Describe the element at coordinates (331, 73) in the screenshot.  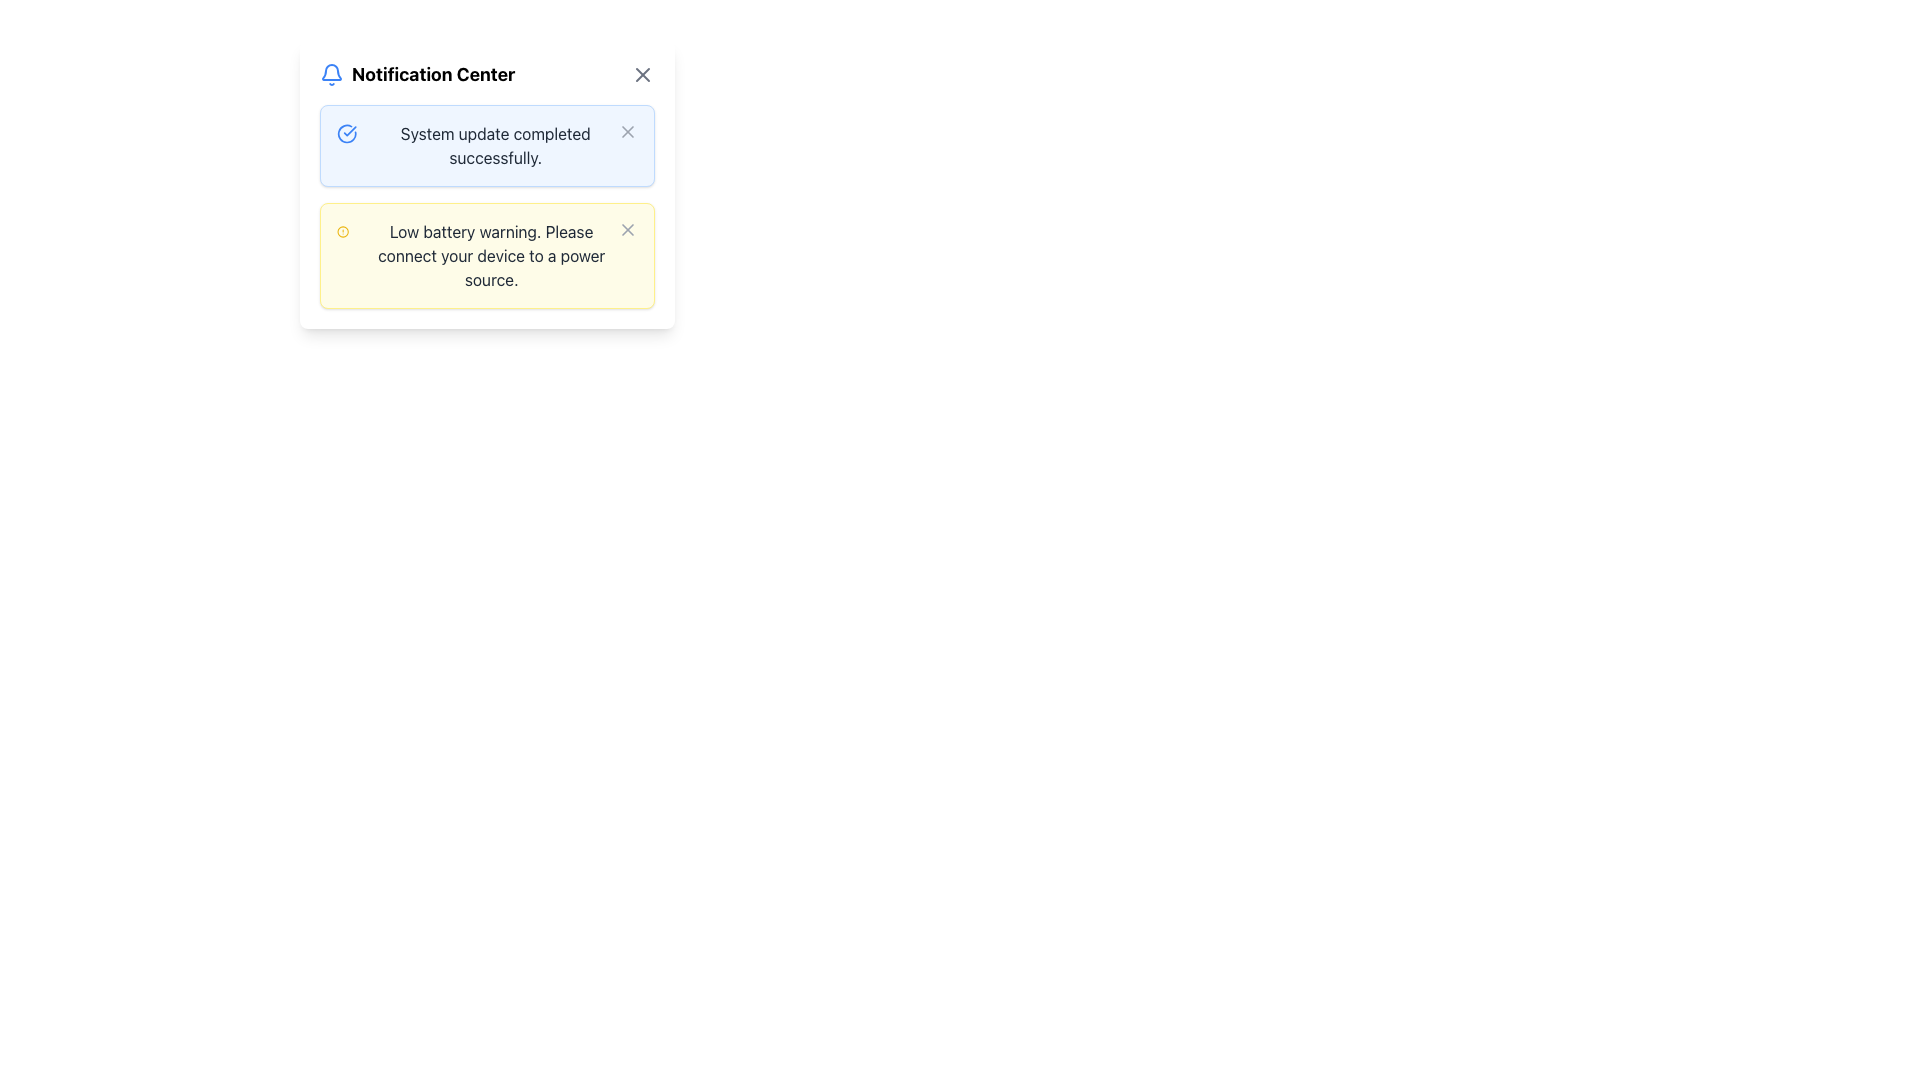
I see `the blue bell icon with a hollow outline design located to the far left of the Notification Center header area, adjacent to the text 'Notification Center'` at that location.